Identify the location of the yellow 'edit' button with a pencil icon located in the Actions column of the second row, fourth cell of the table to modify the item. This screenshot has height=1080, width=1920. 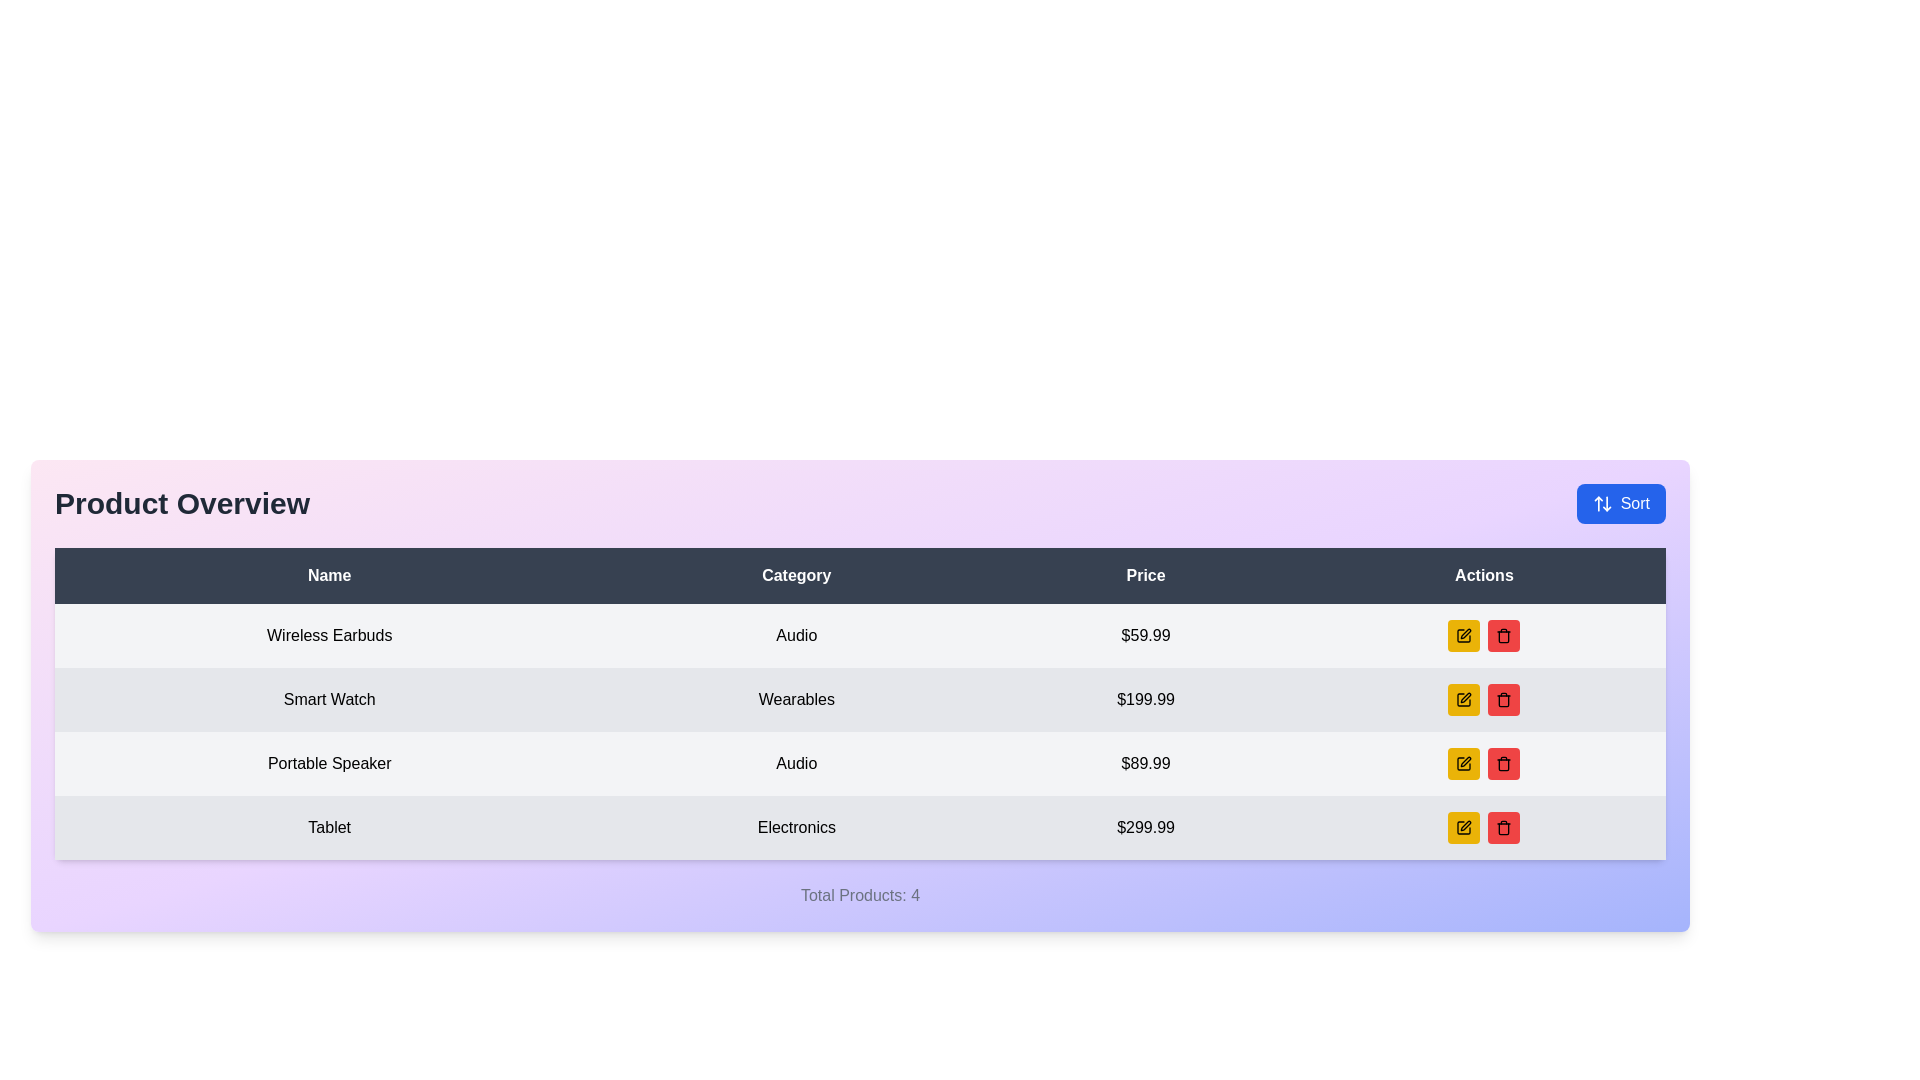
(1484, 698).